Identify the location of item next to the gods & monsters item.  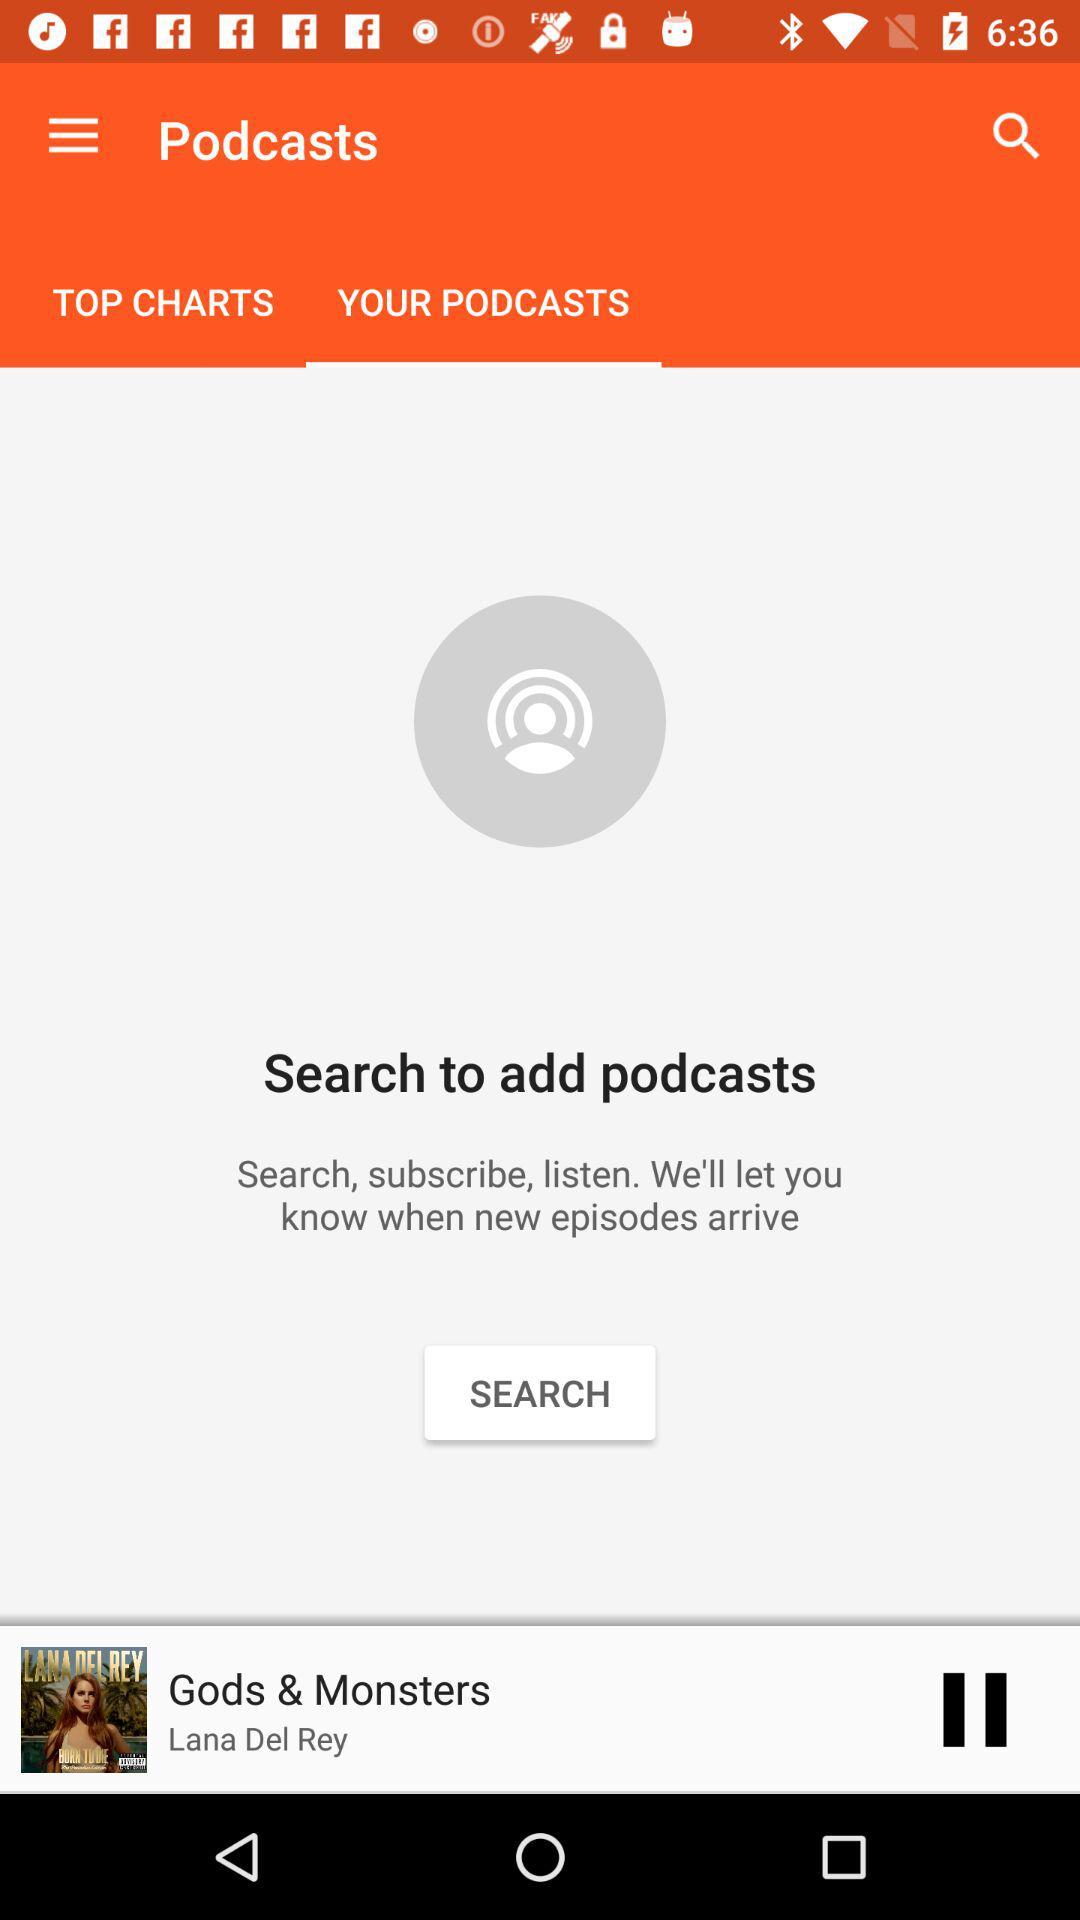
(974, 1708).